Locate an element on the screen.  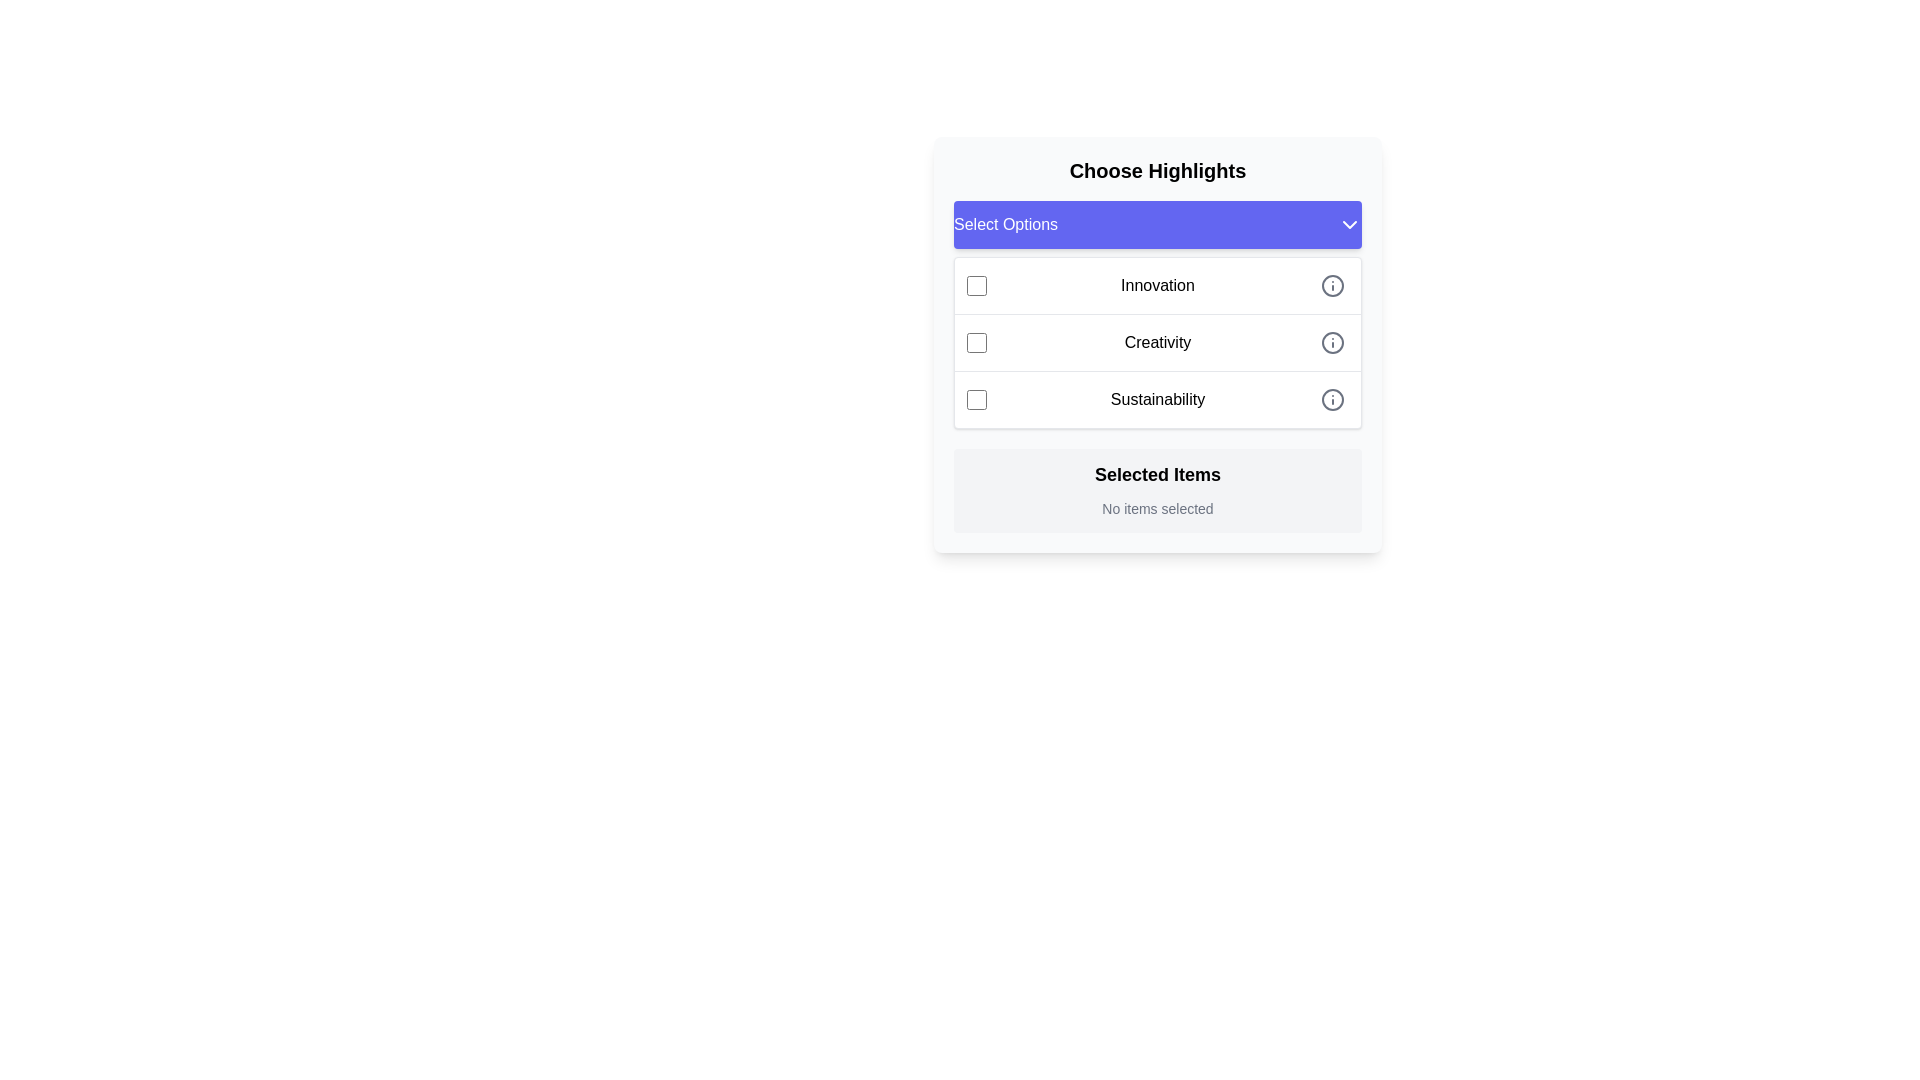
the clickable icon located to the right of the 'Innovation' text is located at coordinates (1333, 285).